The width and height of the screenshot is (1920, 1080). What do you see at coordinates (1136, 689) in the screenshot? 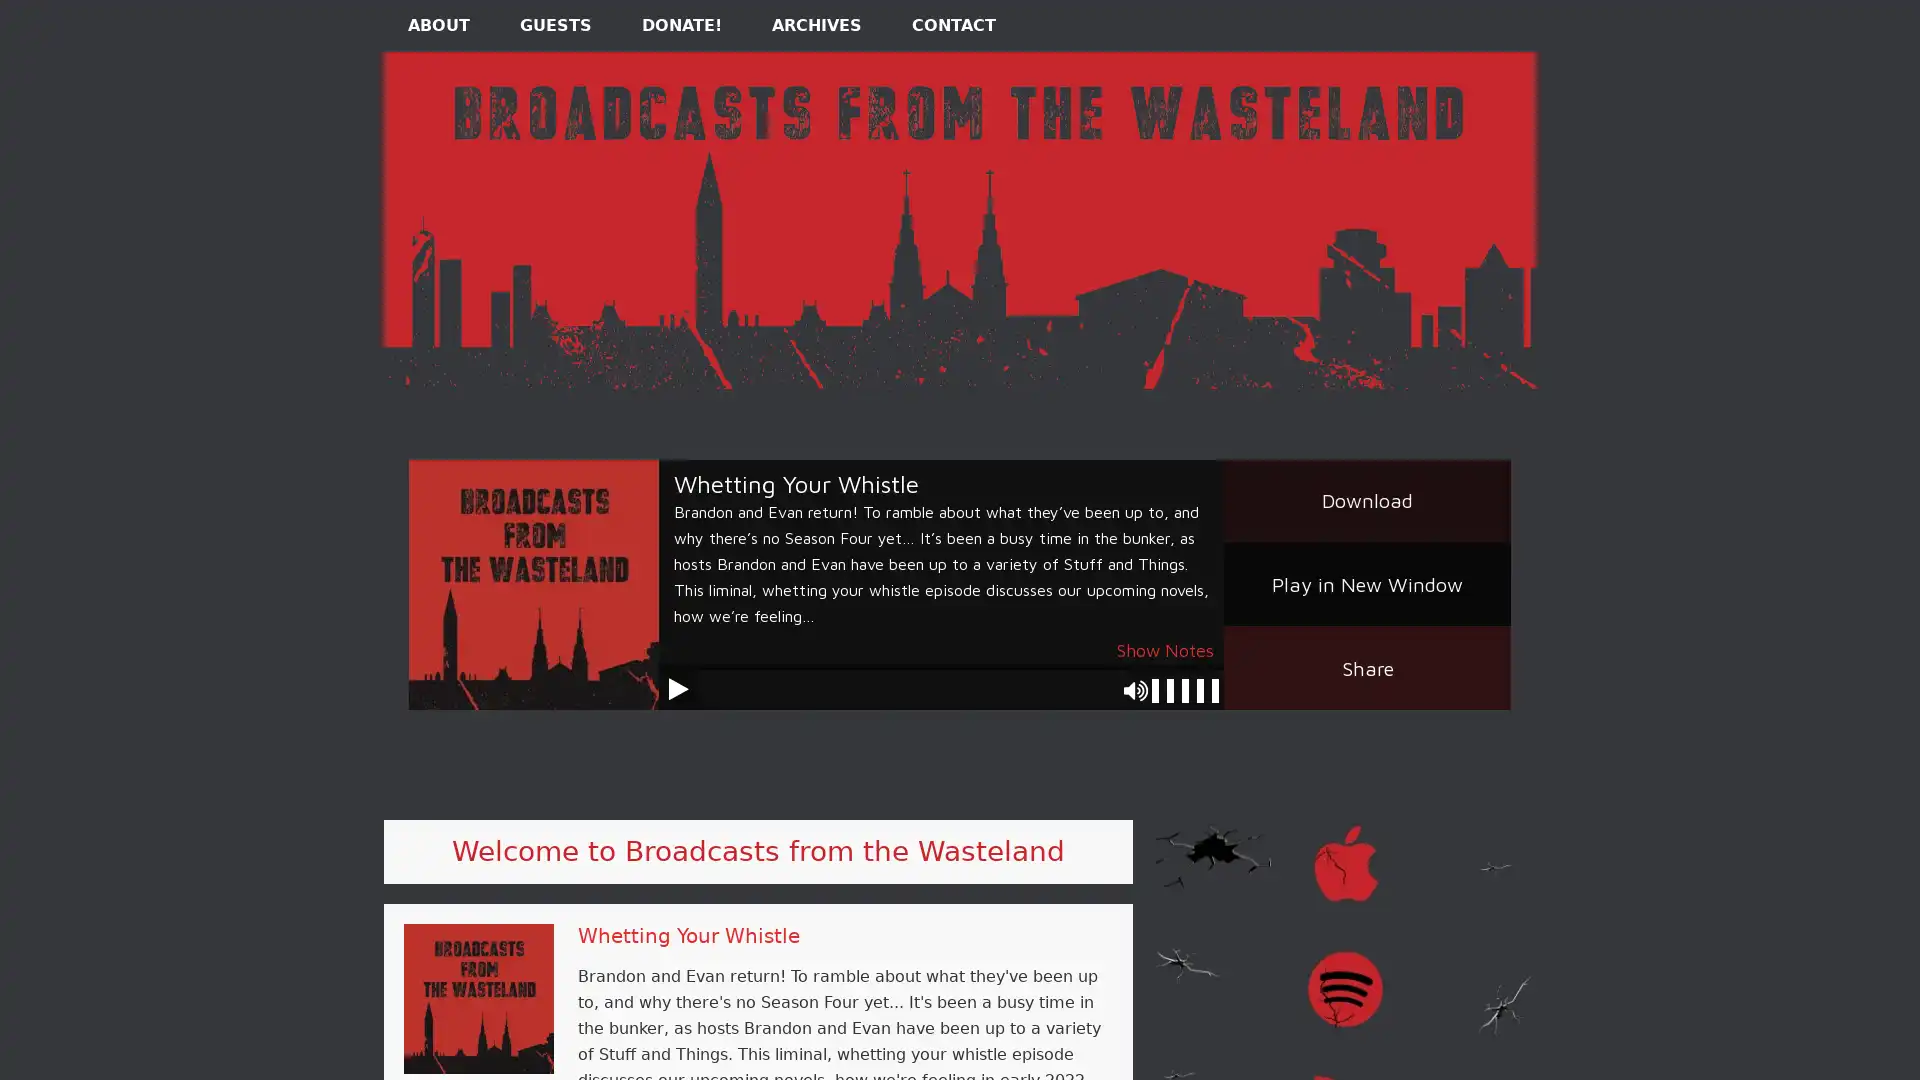
I see `Mute` at bounding box center [1136, 689].